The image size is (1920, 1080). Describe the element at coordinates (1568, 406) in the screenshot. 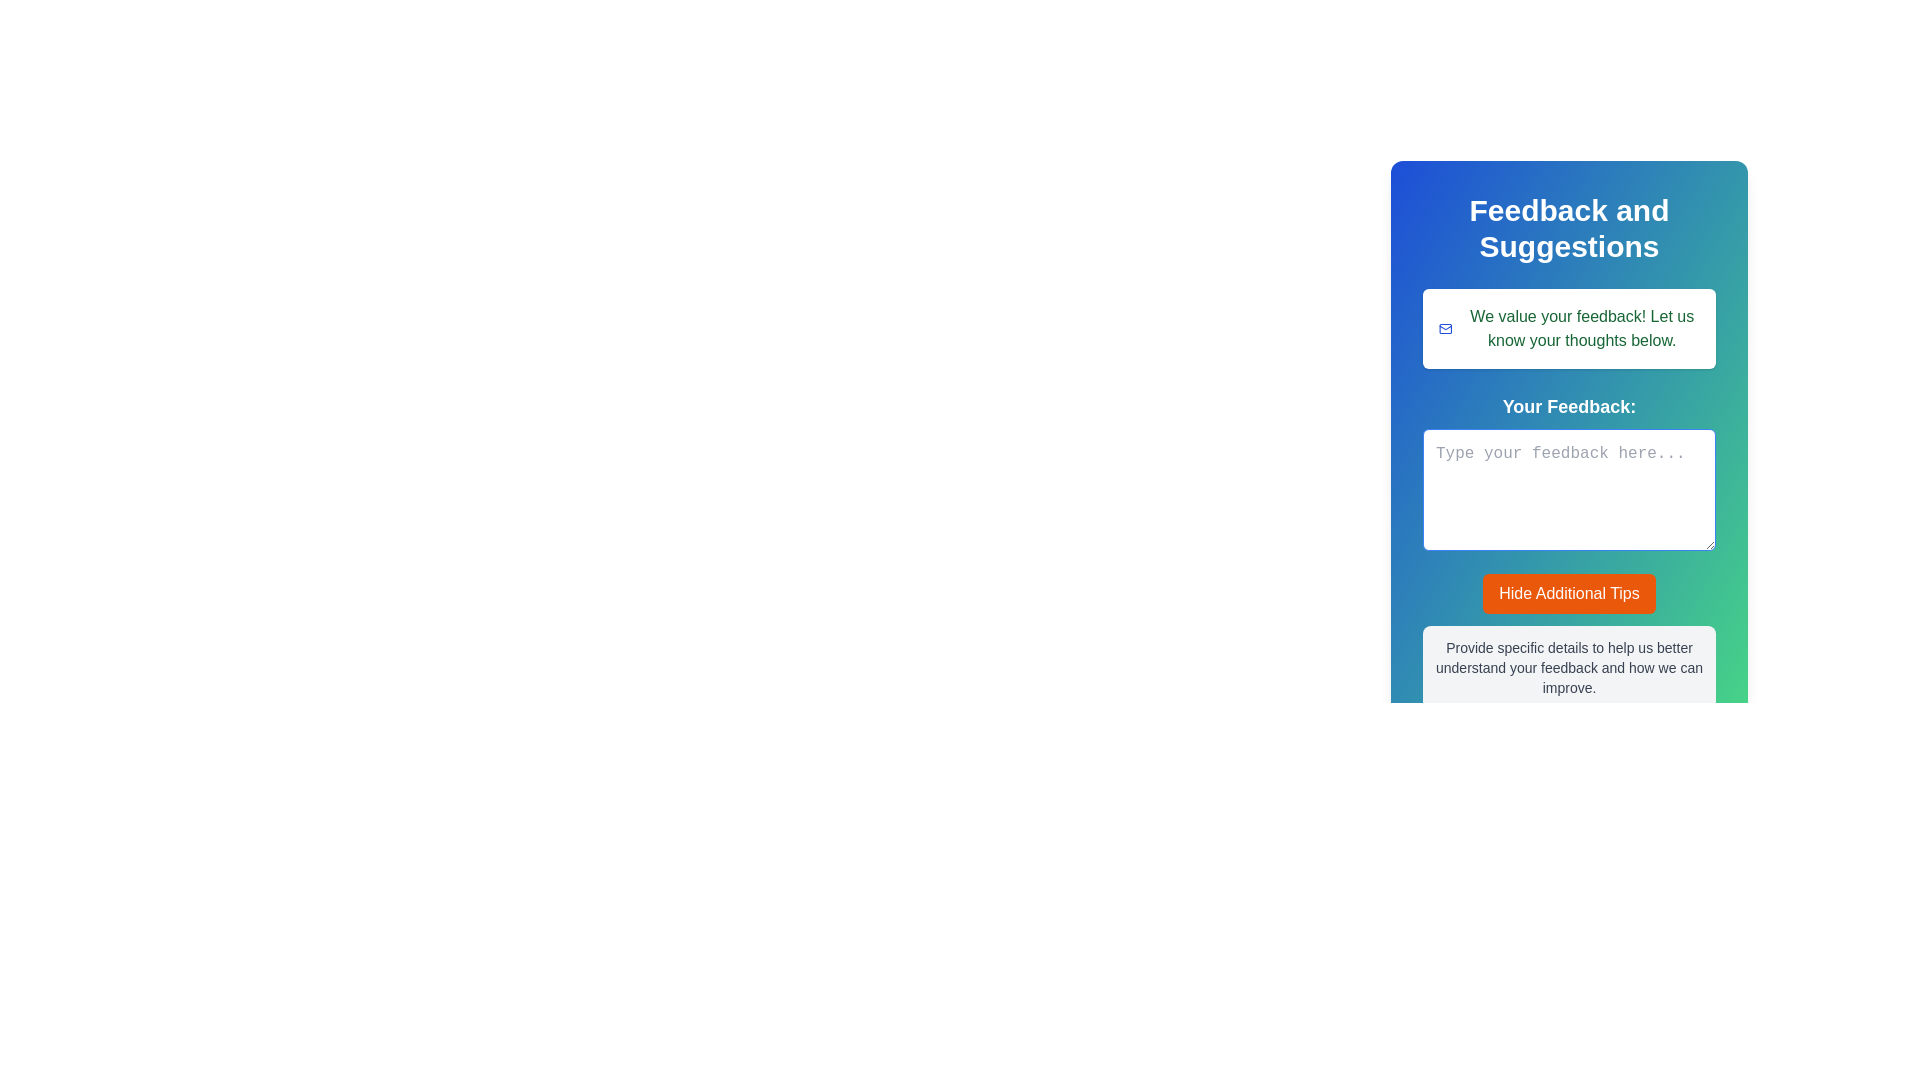

I see `the Text Label that indicates the purpose of the adjacent text area for providing feedback, which is located below the feedback section and above the text input box` at that location.